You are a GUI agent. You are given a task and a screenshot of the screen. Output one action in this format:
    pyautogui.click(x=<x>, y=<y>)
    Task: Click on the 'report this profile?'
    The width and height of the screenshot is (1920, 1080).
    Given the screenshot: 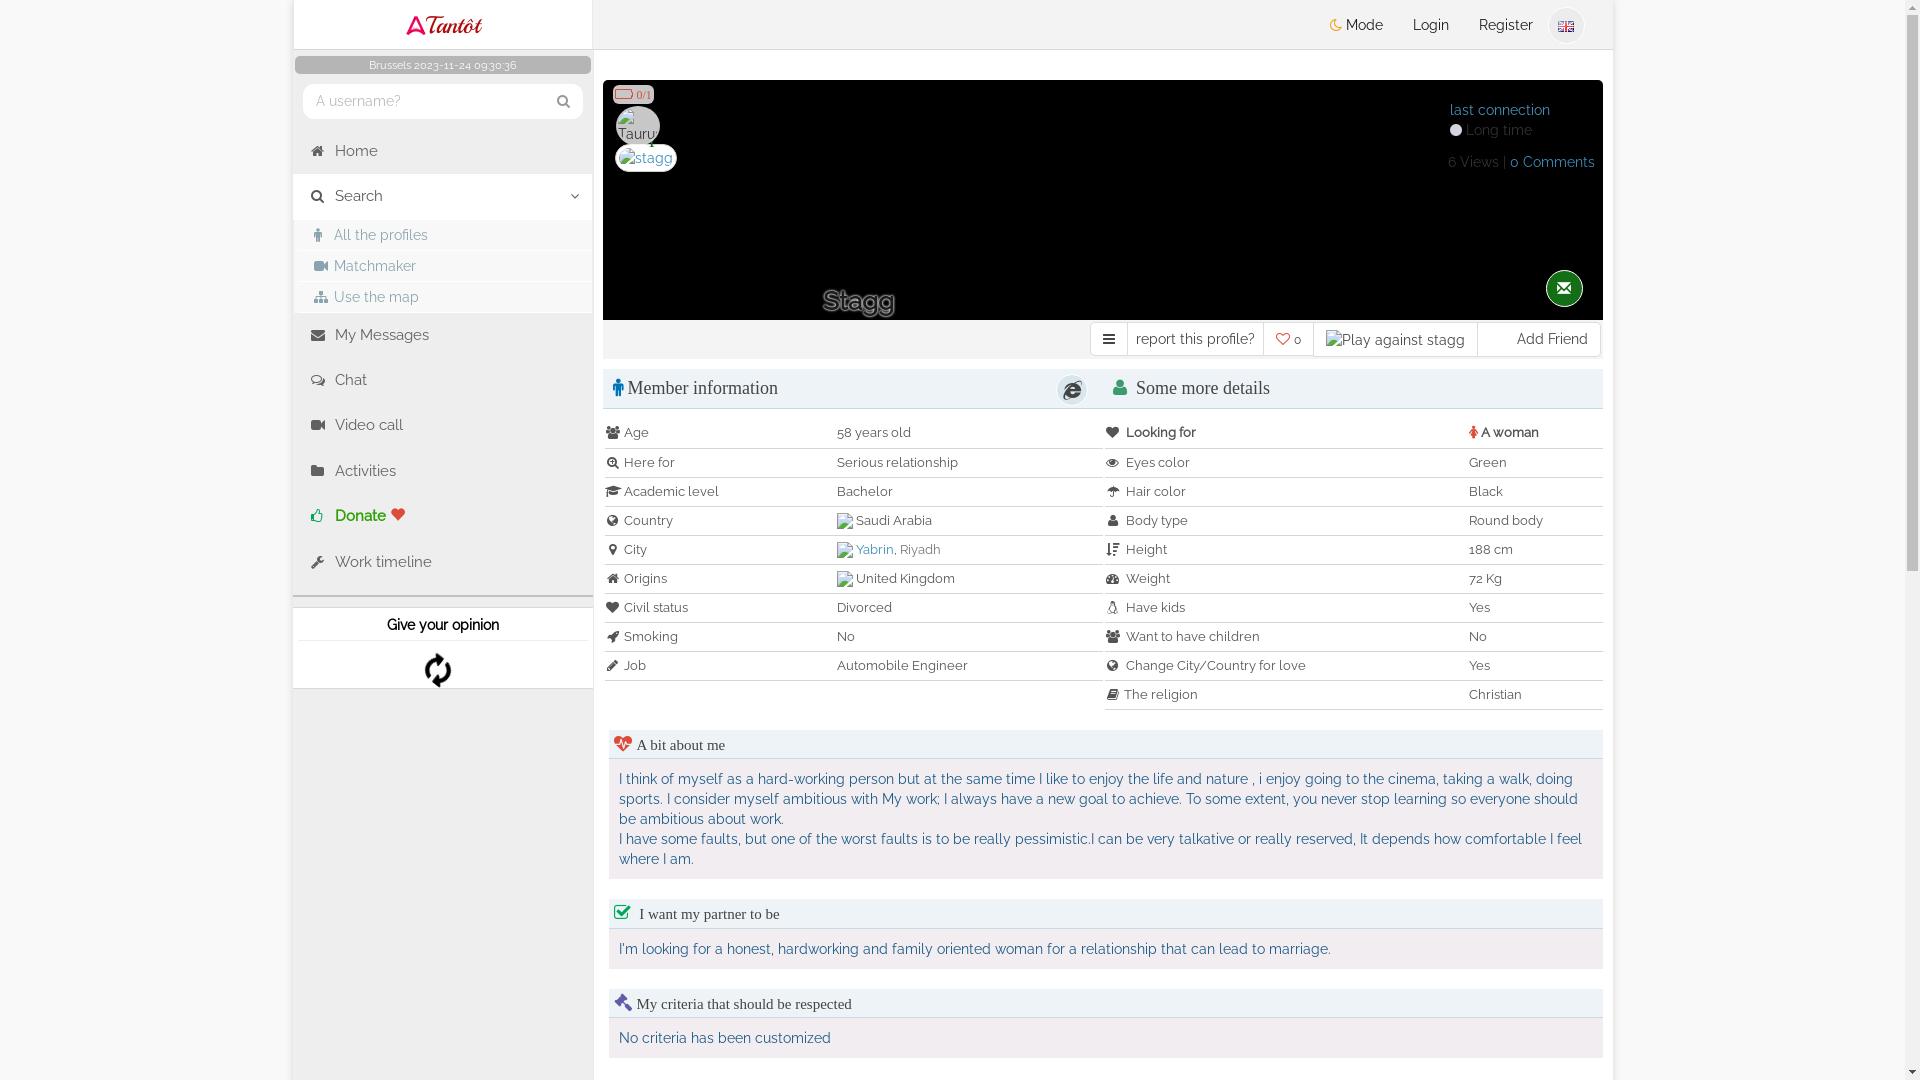 What is the action you would take?
    pyautogui.click(x=1194, y=338)
    